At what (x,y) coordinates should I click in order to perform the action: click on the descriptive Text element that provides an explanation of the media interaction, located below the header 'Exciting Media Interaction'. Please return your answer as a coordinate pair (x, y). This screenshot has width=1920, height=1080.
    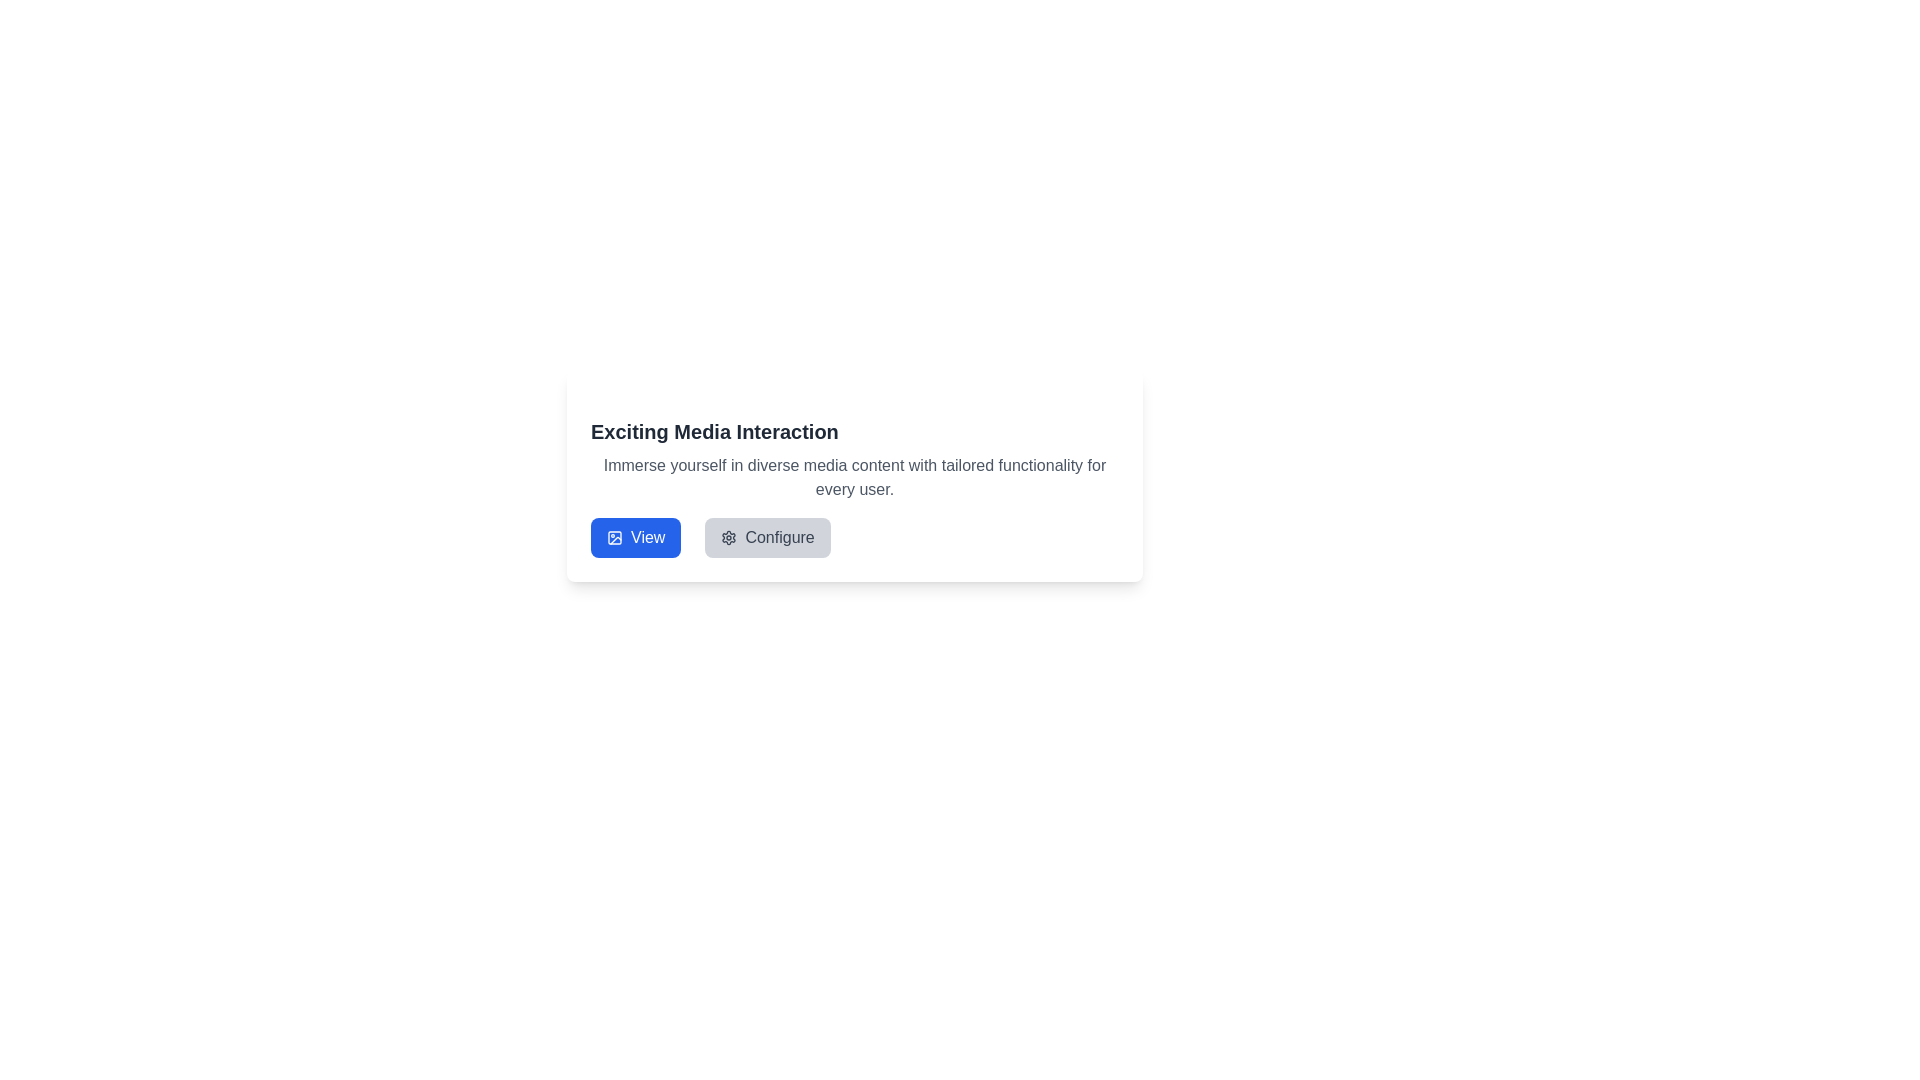
    Looking at the image, I should click on (854, 478).